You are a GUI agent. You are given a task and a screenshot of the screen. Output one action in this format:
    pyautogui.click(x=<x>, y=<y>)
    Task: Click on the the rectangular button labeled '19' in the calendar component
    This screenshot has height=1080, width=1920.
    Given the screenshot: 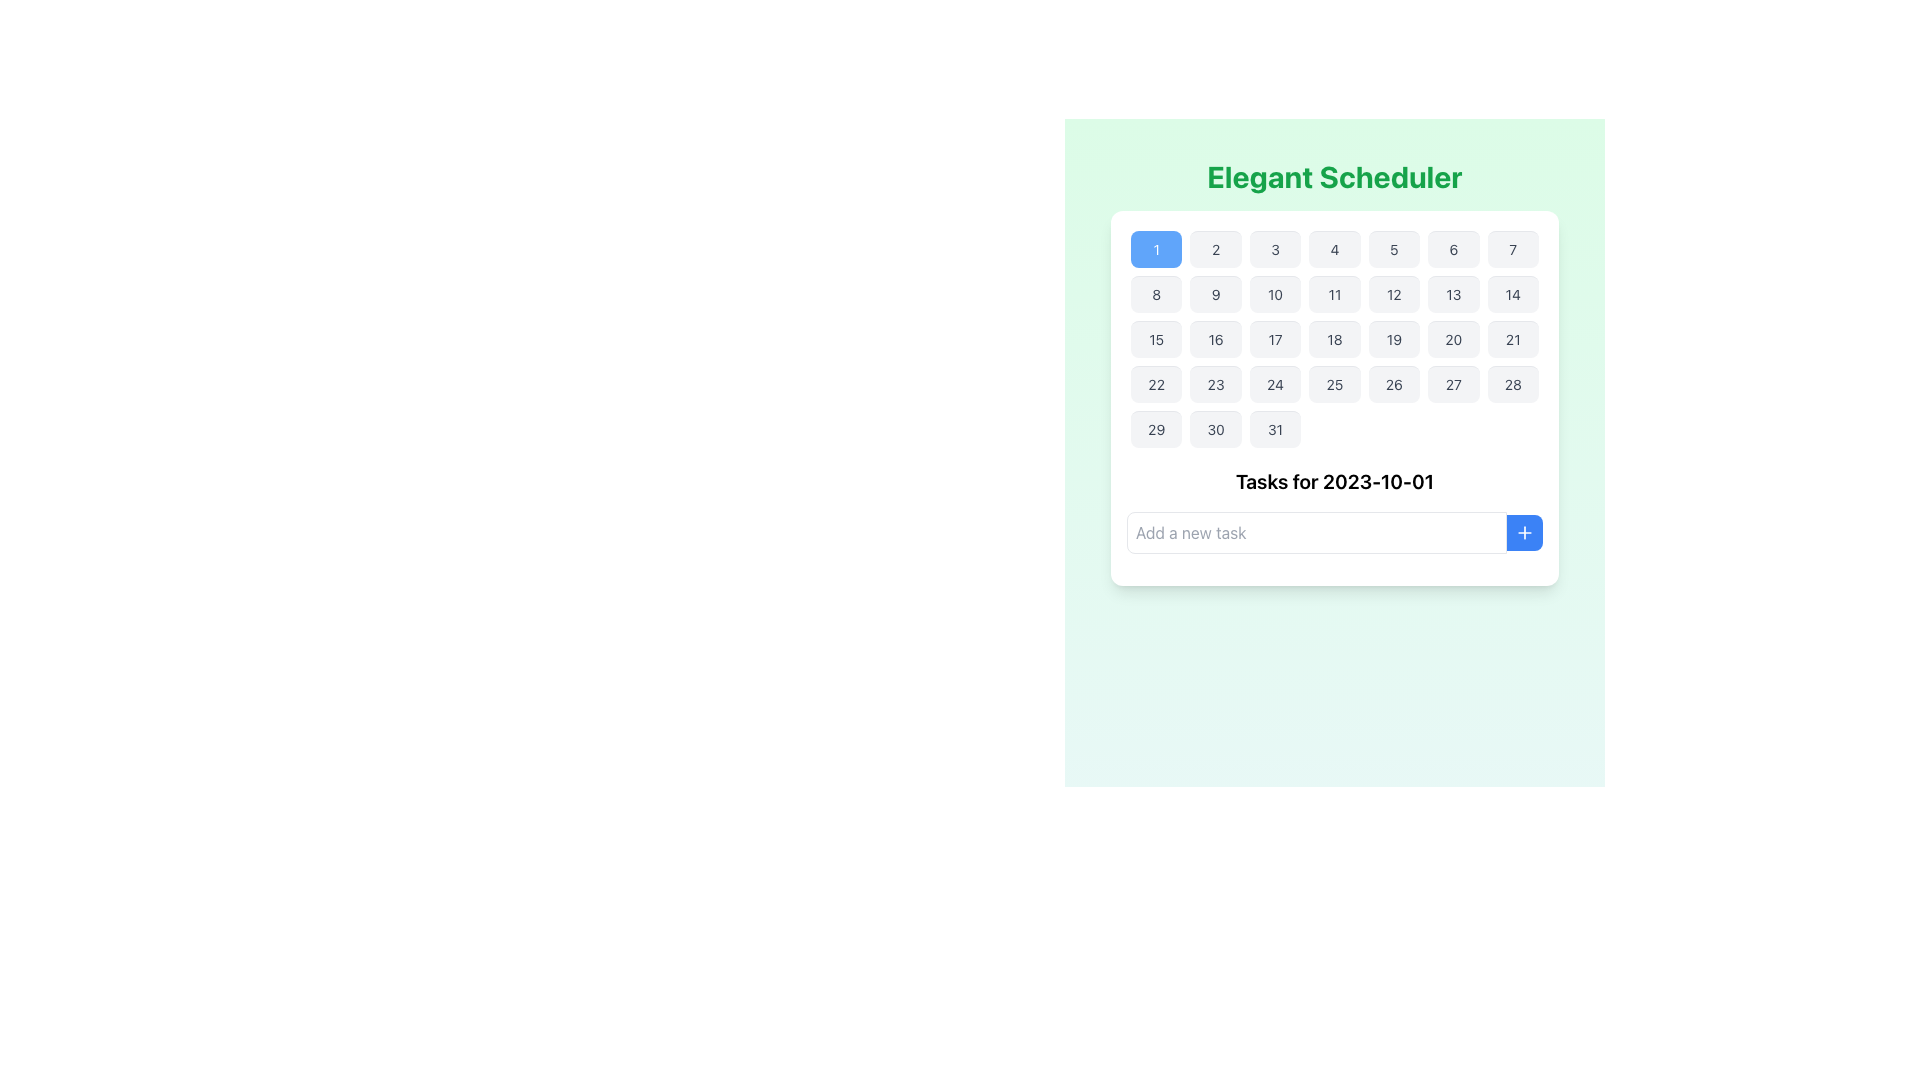 What is the action you would take?
    pyautogui.click(x=1393, y=338)
    